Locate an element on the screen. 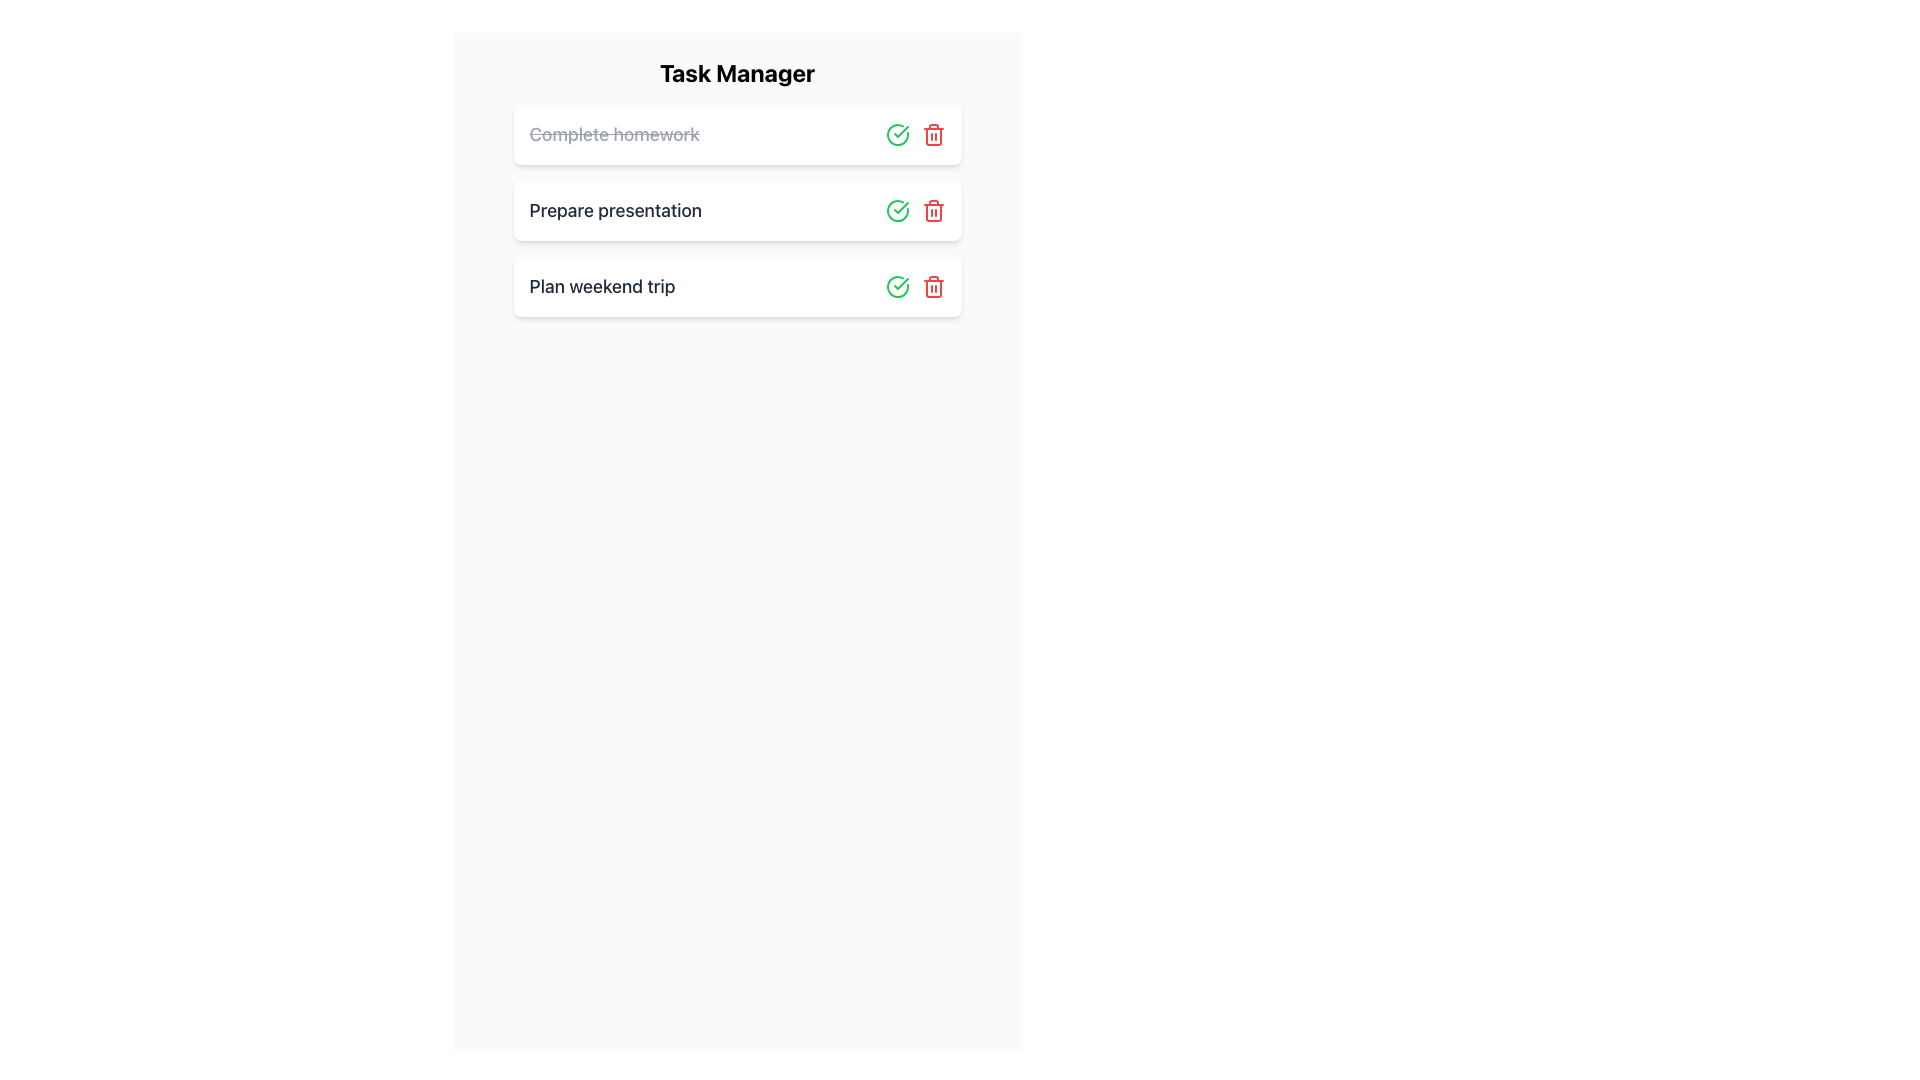  the label element that describes the task 'Plan weekend trip' located in the third card of the task management interface is located at coordinates (601, 286).